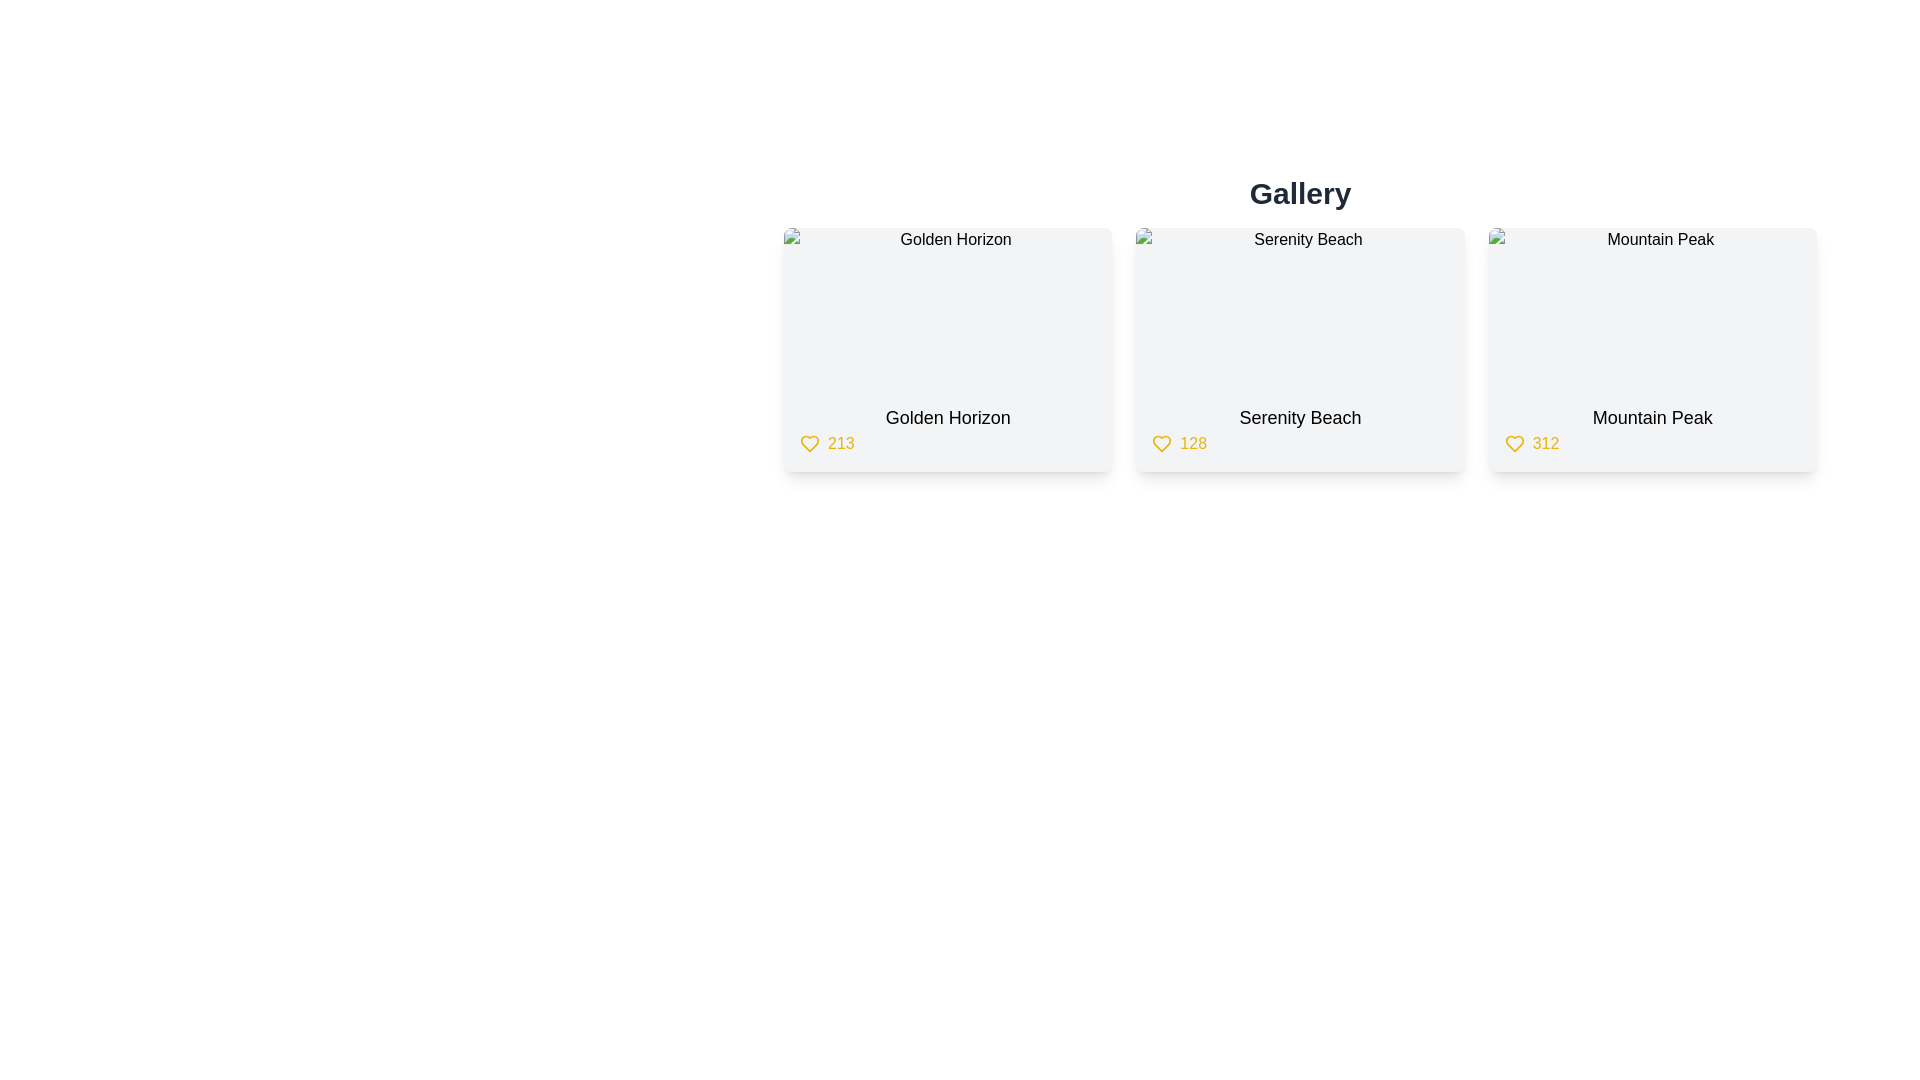  What do you see at coordinates (1300, 308) in the screenshot?
I see `the image displaying 'Serenity Beach'` at bounding box center [1300, 308].